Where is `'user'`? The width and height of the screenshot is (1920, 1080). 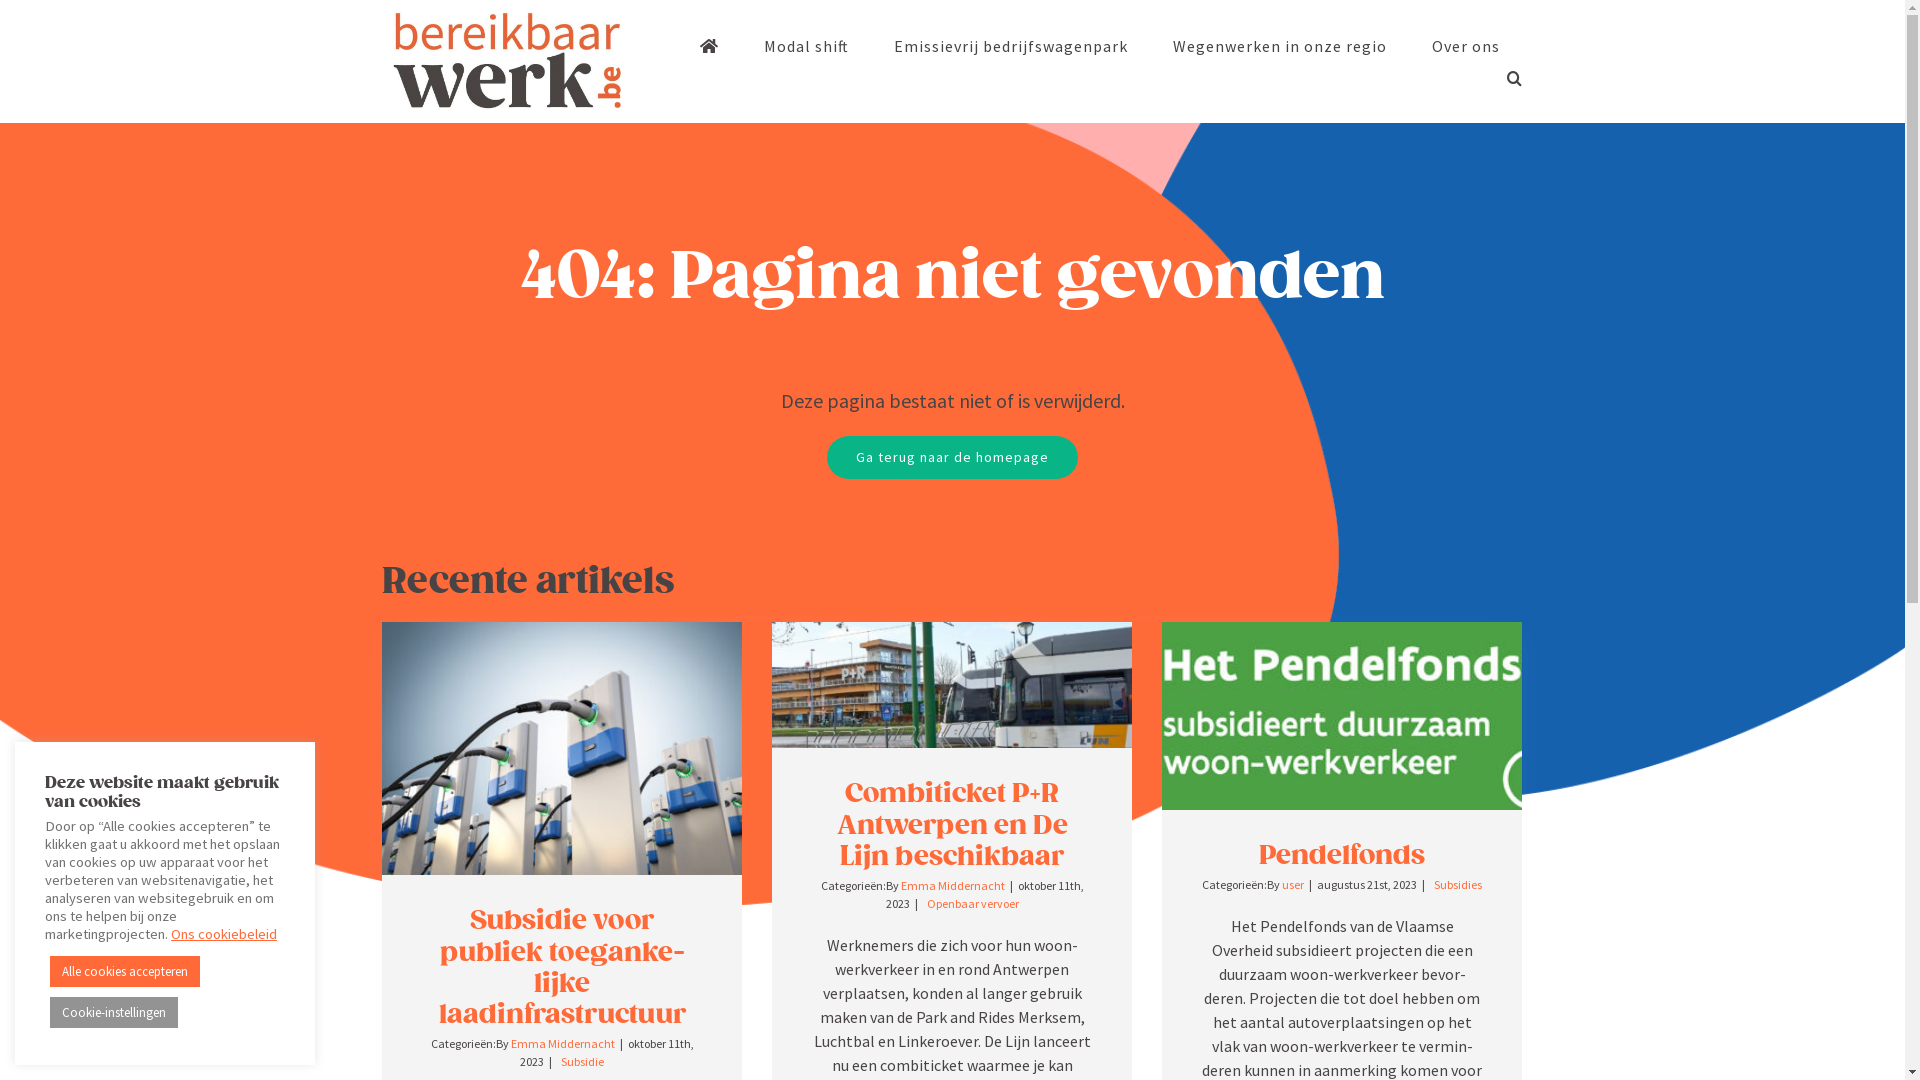 'user' is located at coordinates (1292, 883).